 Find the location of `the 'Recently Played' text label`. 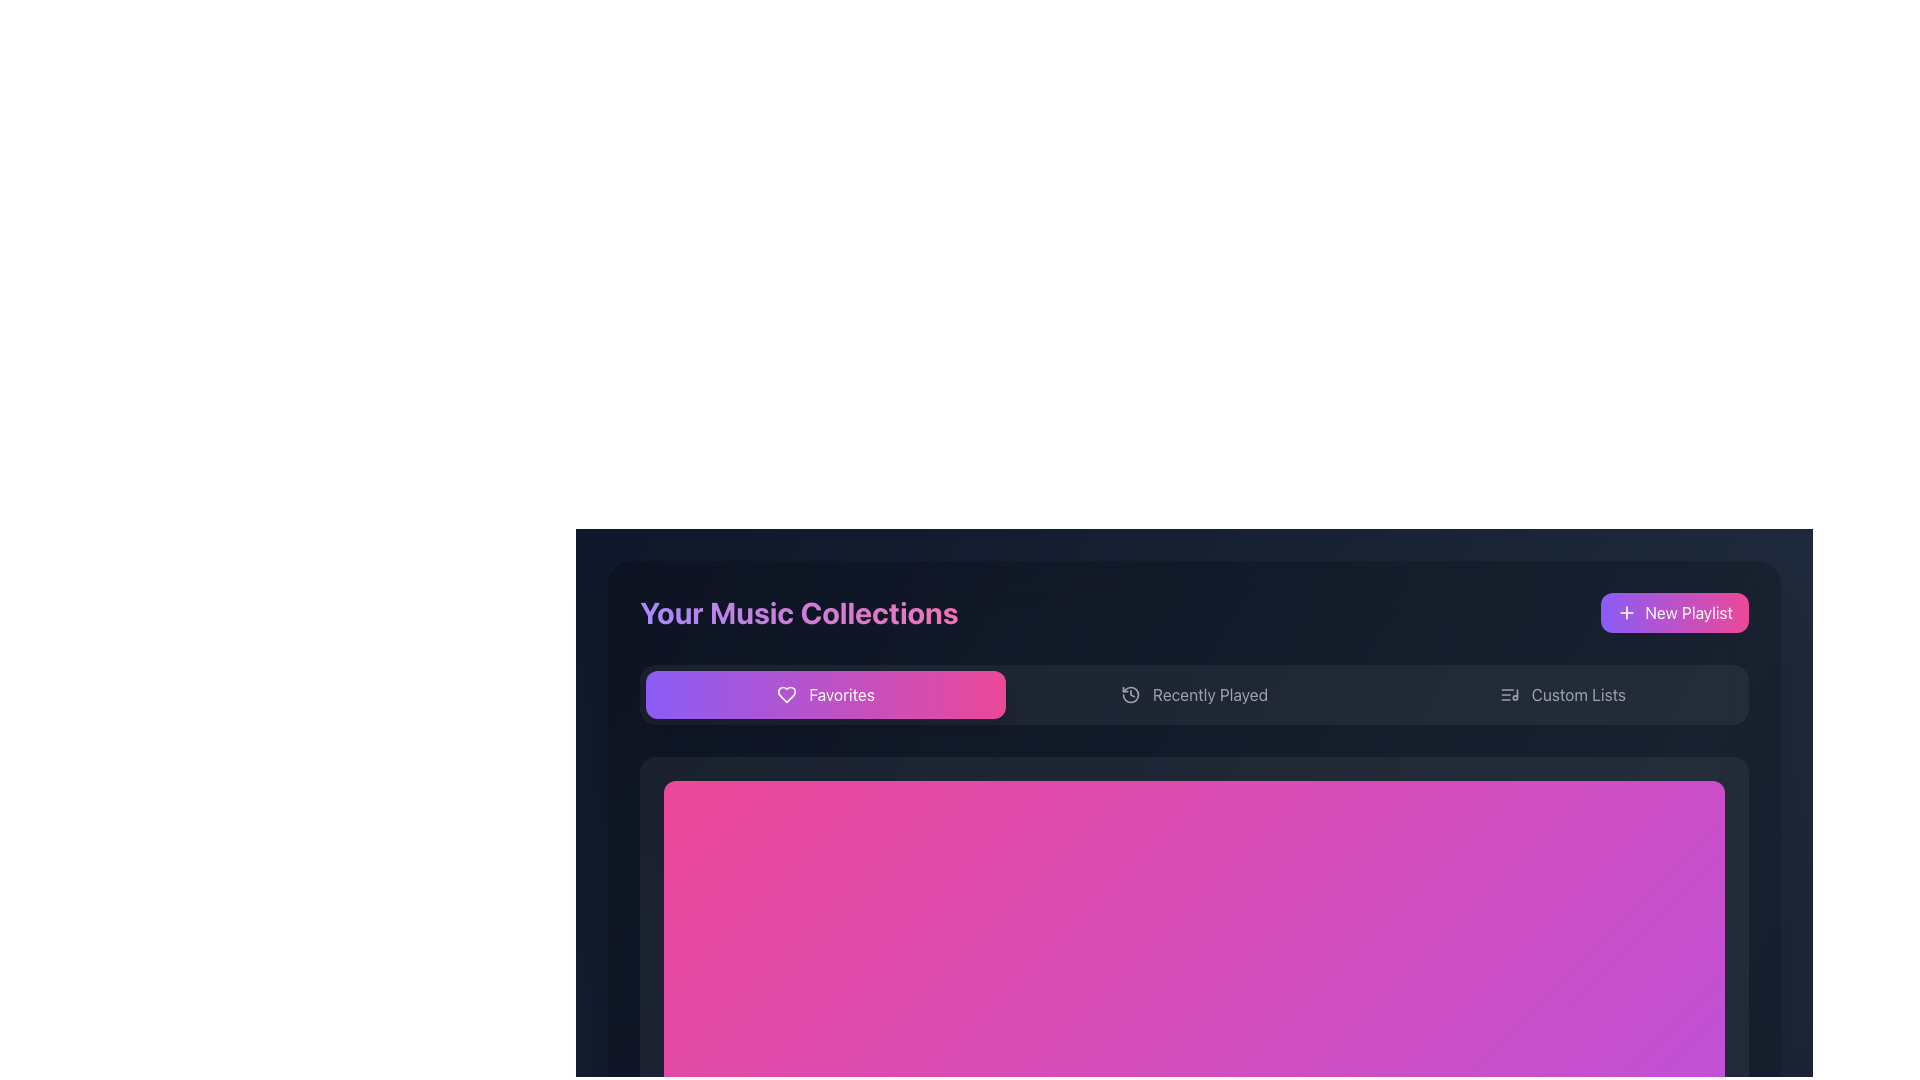

the 'Recently Played' text label is located at coordinates (1209, 693).